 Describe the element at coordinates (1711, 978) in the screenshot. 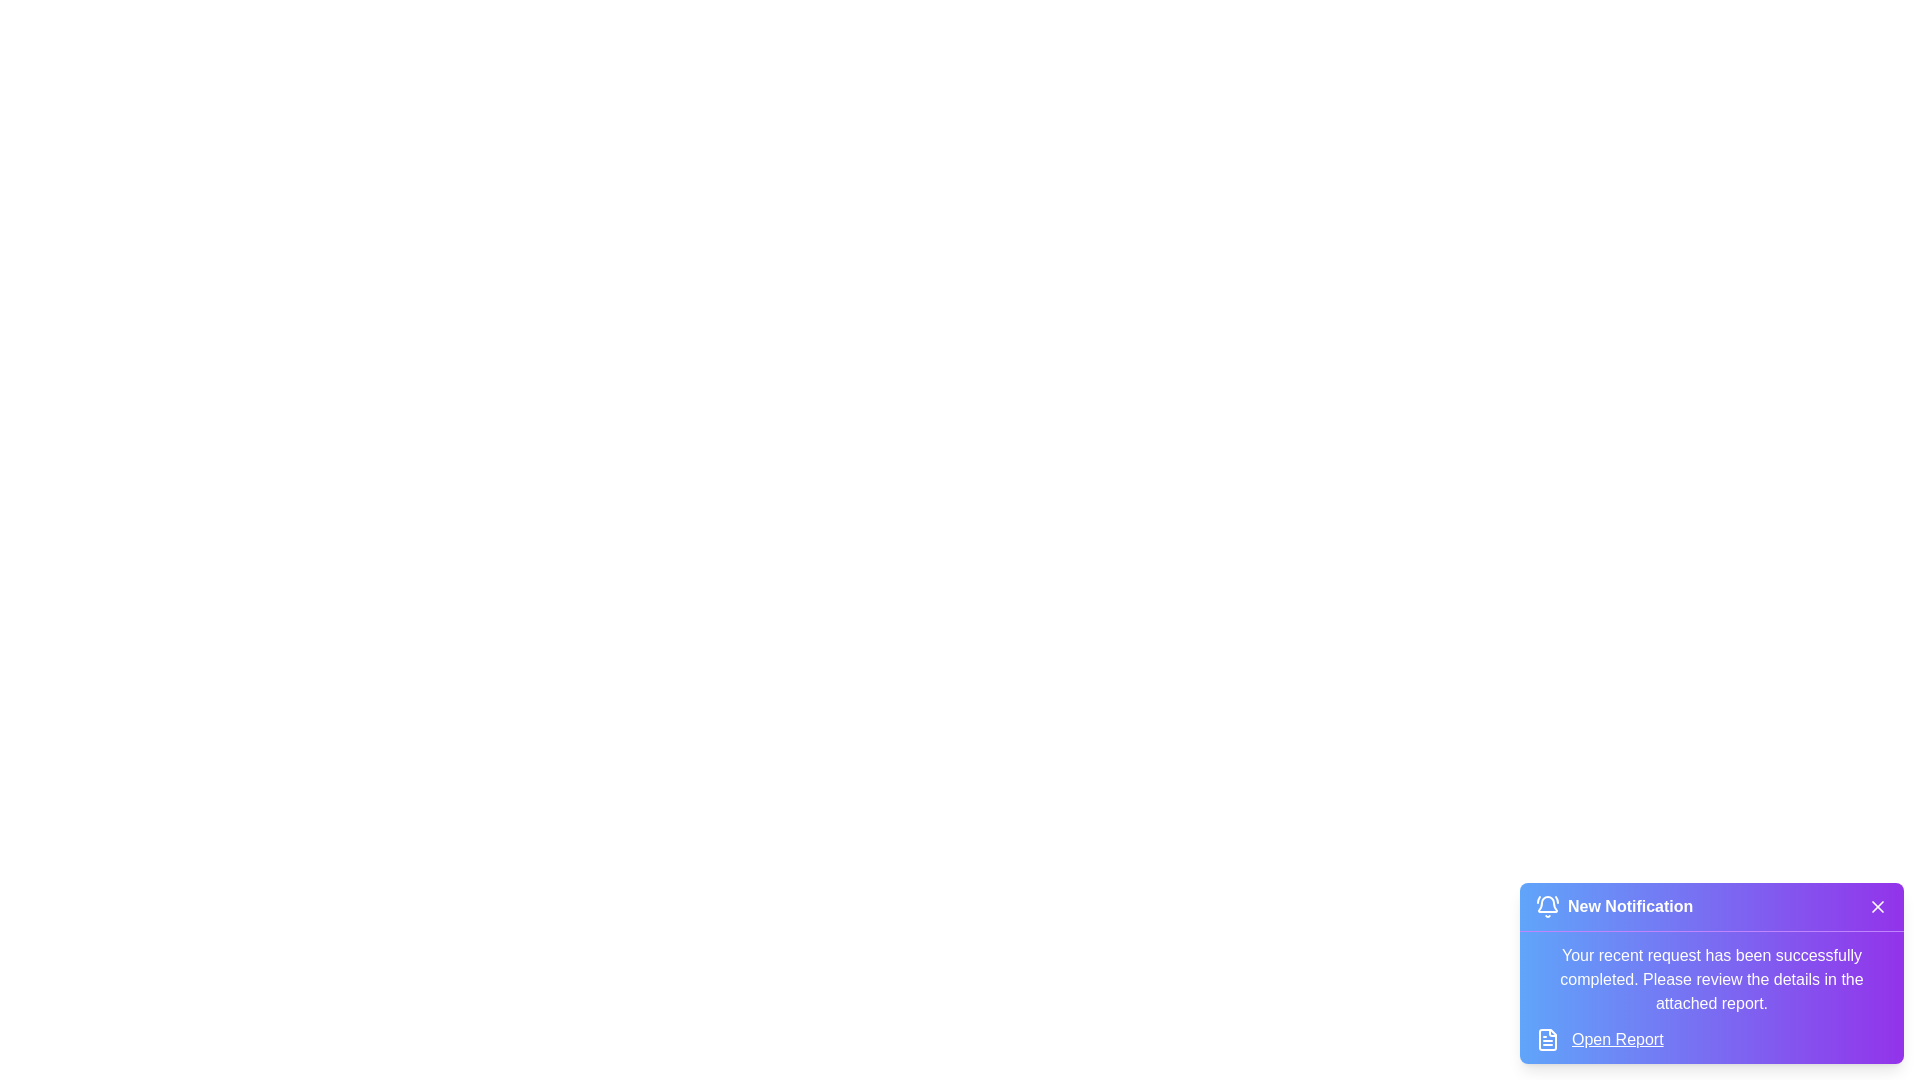

I see `the notification text block that informs users about the successful completion of a request, located in the bottom-right corner of the interface` at that location.